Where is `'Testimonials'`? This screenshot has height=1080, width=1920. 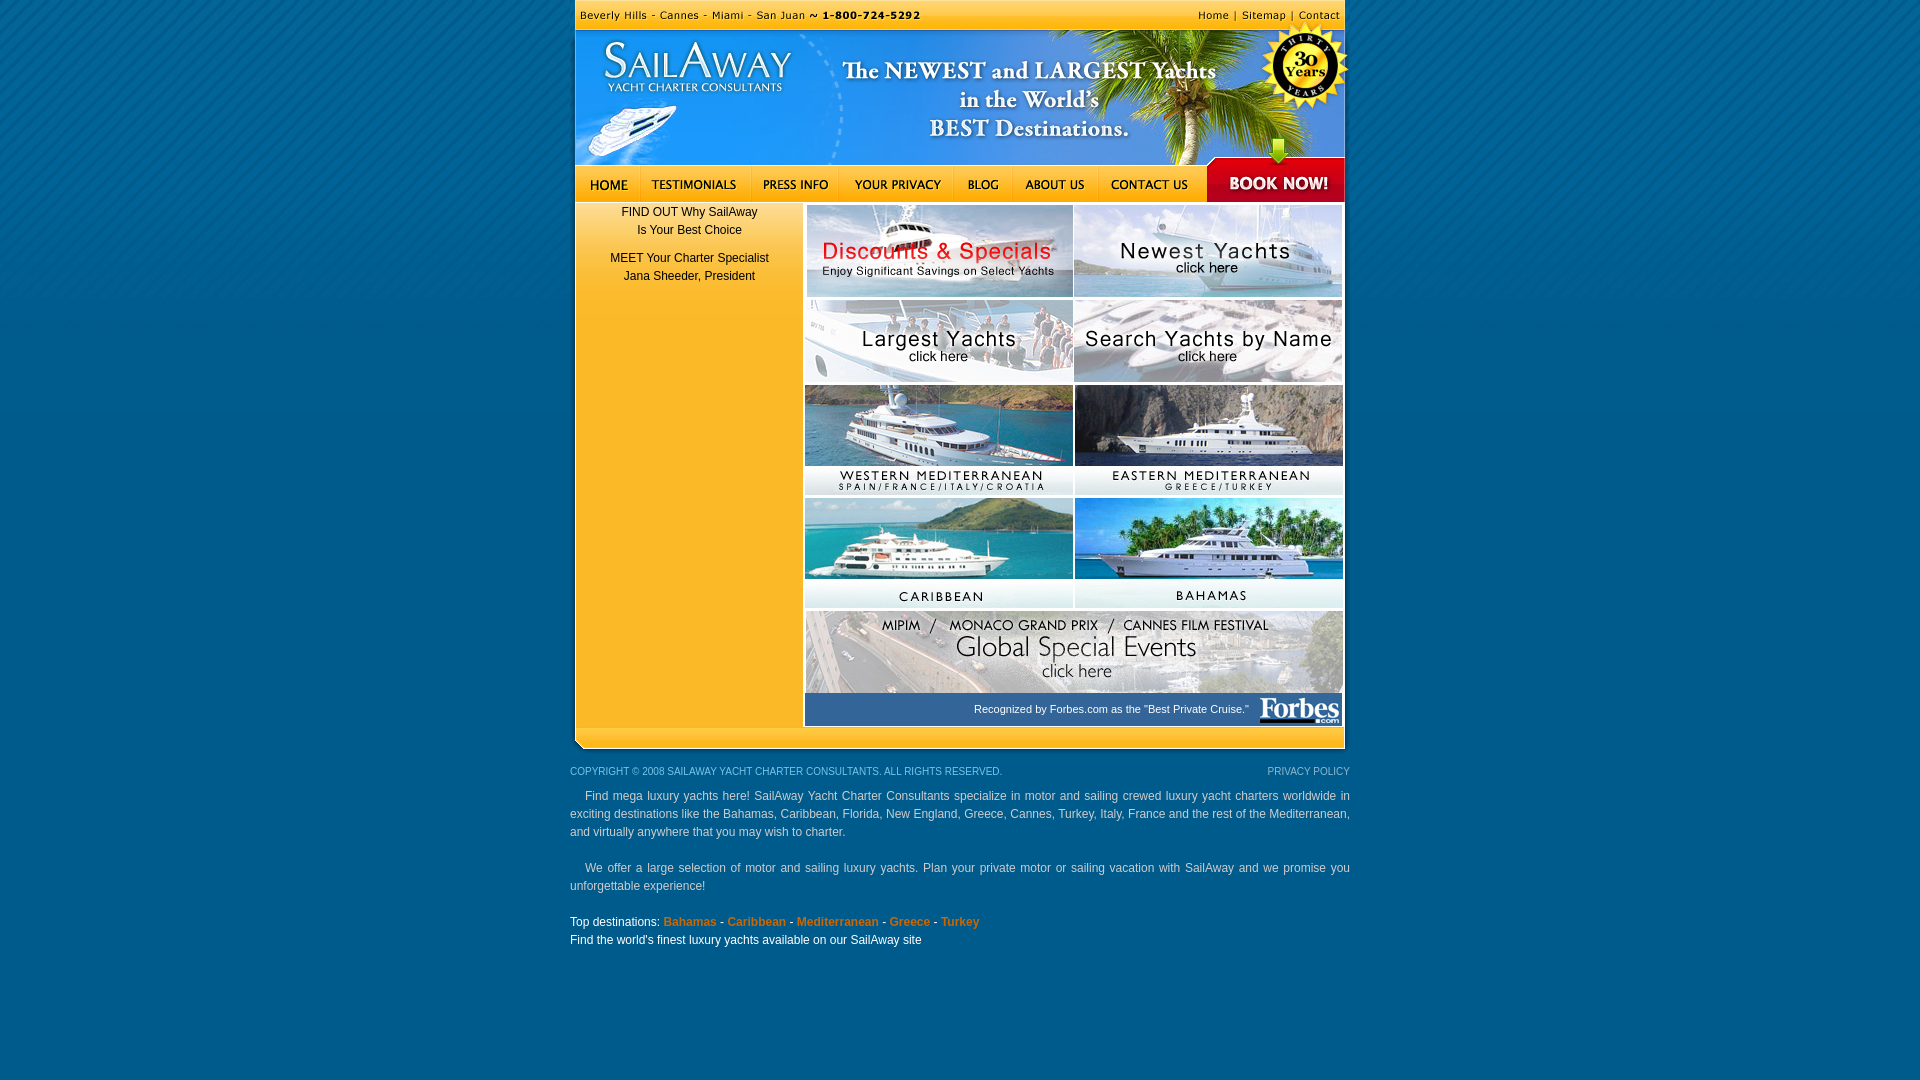
'Testimonials' is located at coordinates (638, 184).